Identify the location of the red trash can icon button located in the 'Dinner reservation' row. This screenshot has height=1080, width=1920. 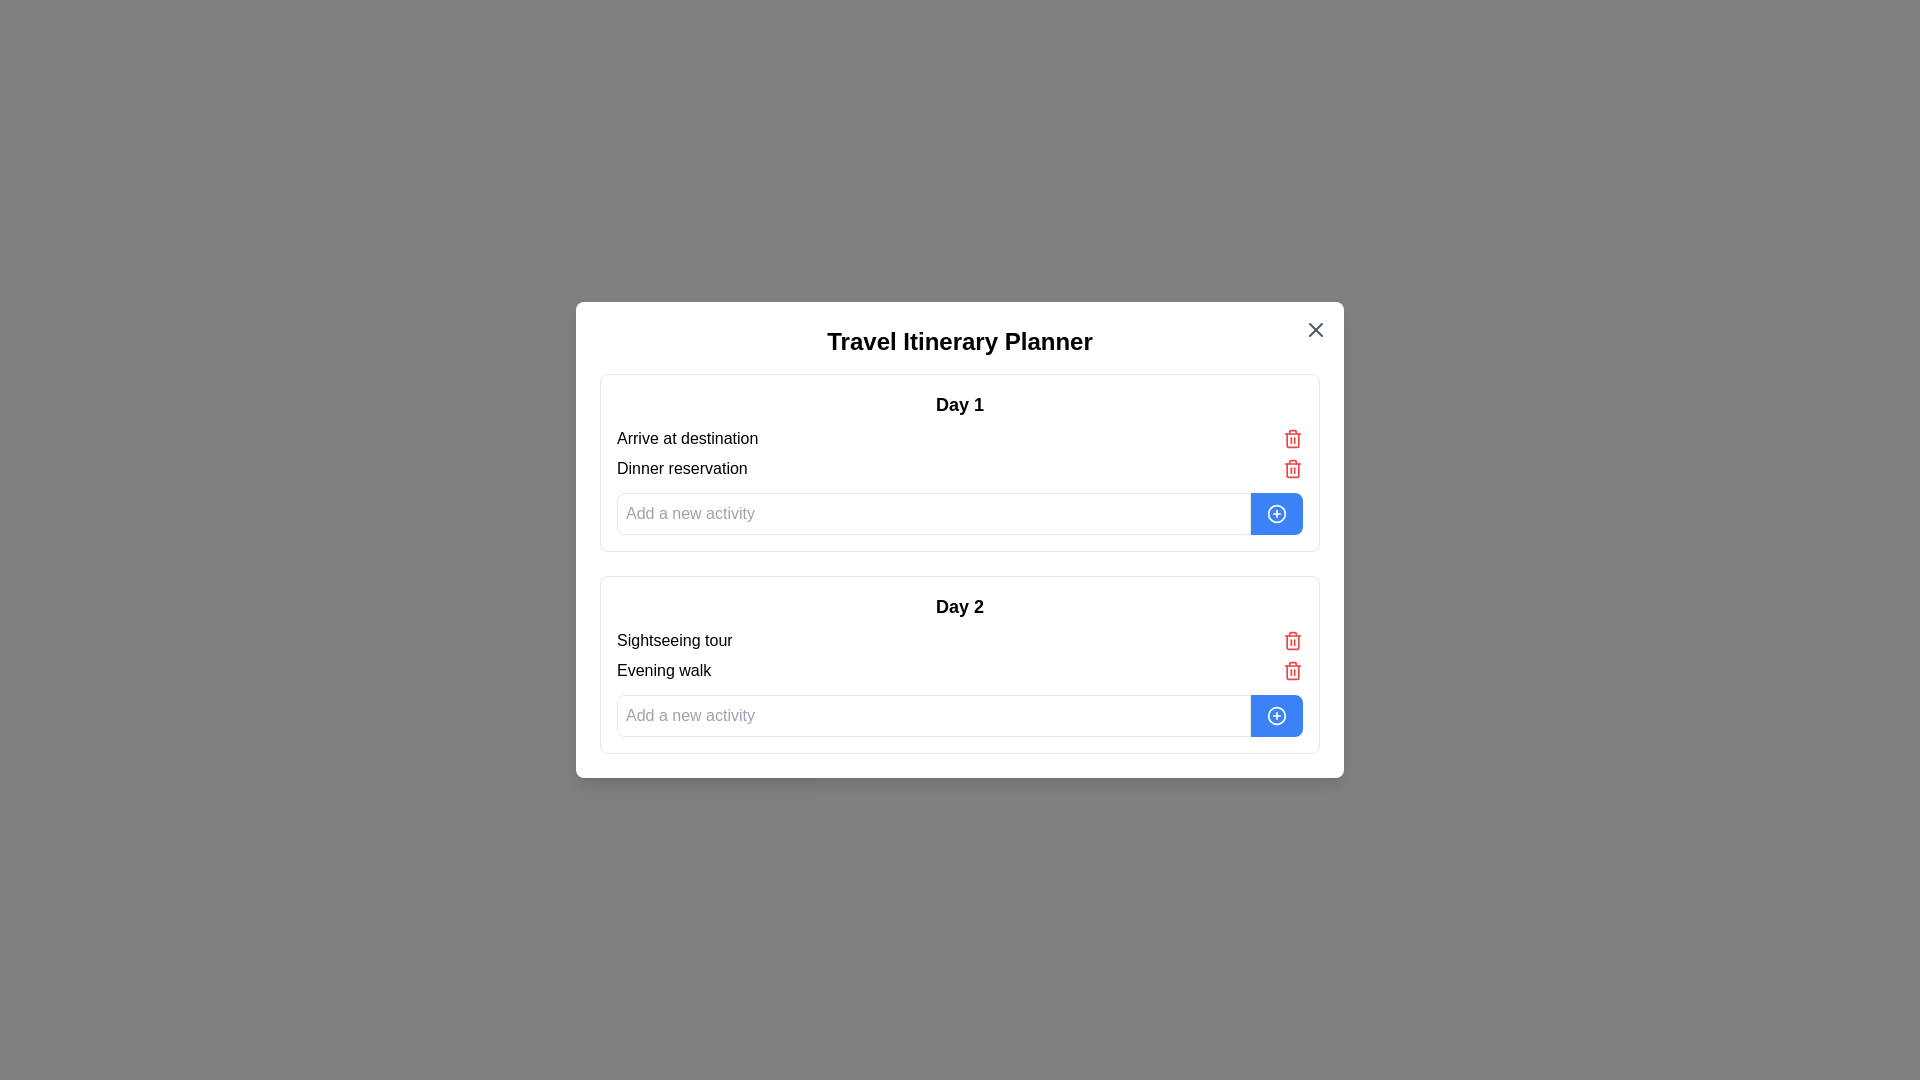
(1292, 469).